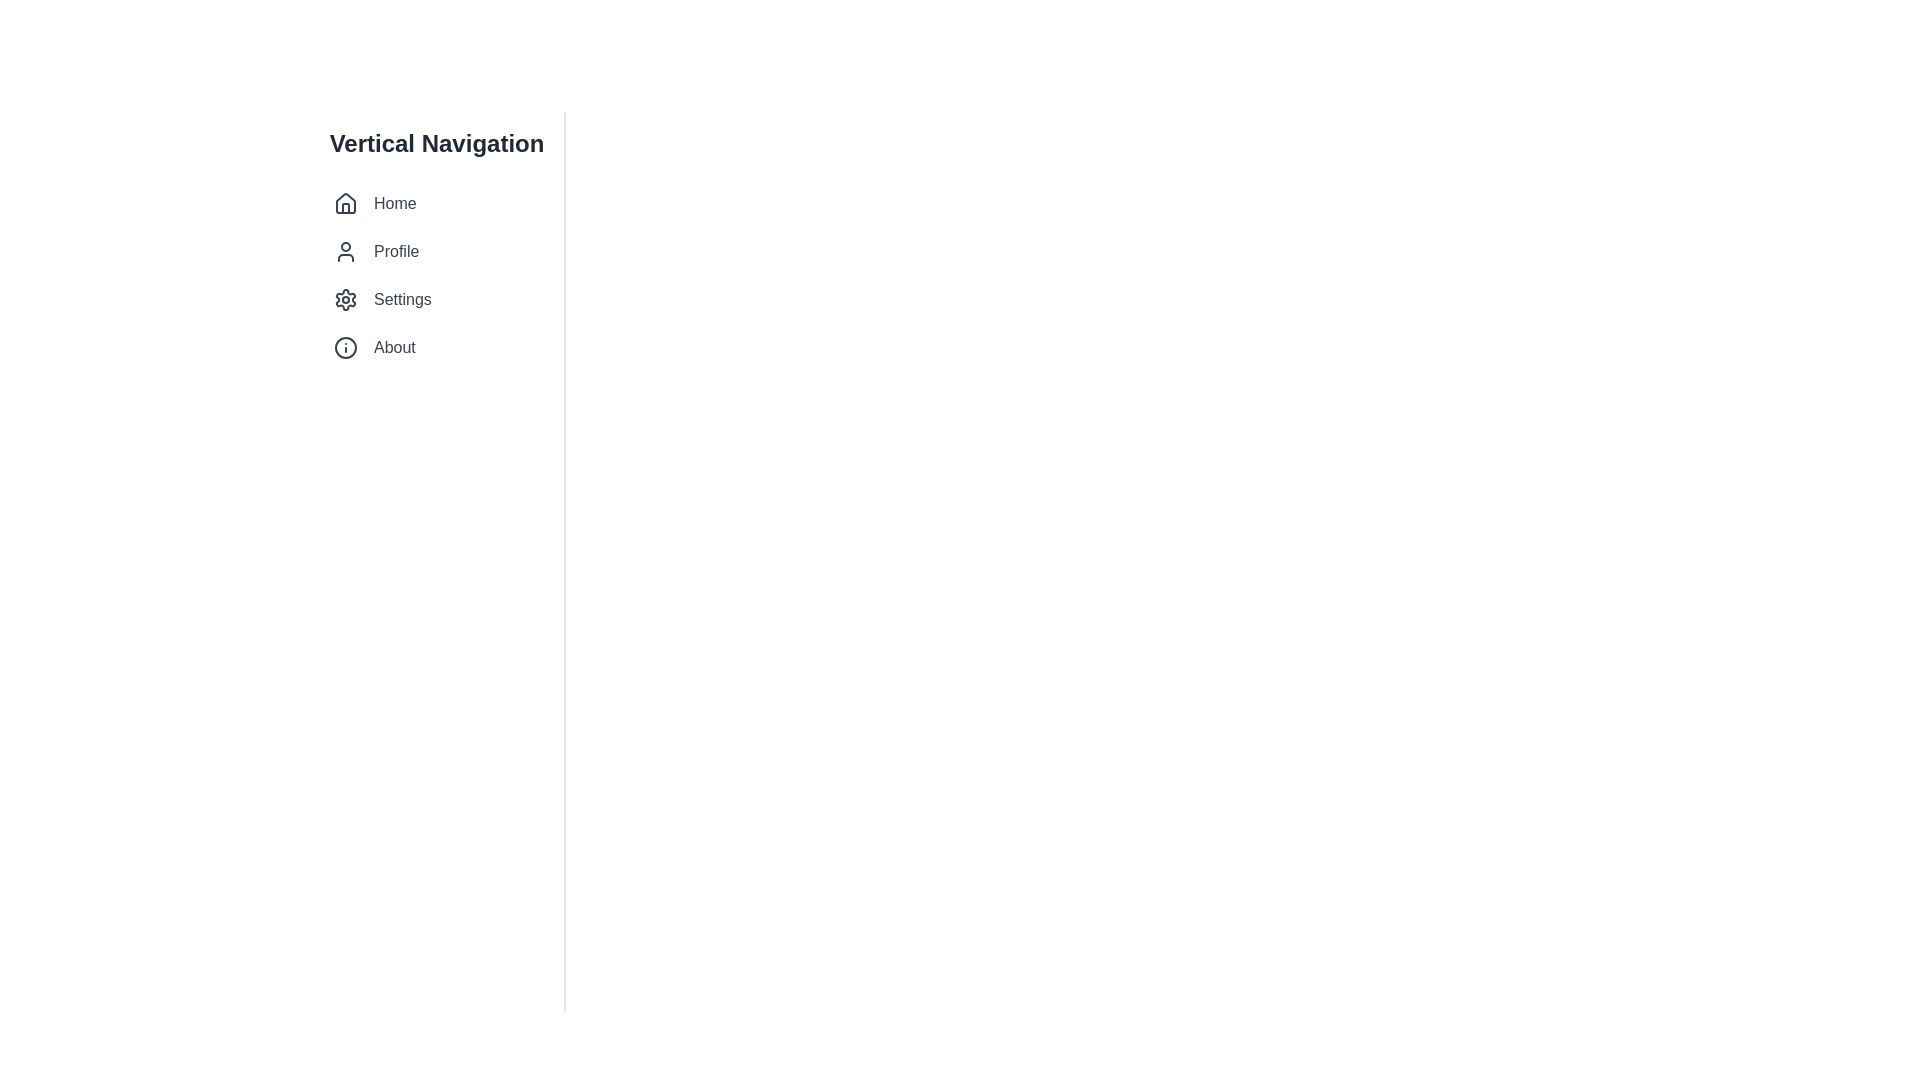  What do you see at coordinates (345, 300) in the screenshot?
I see `the settings icon located in the vertical navigation menu, which is situated directly to the left of the word 'Settings'` at bounding box center [345, 300].